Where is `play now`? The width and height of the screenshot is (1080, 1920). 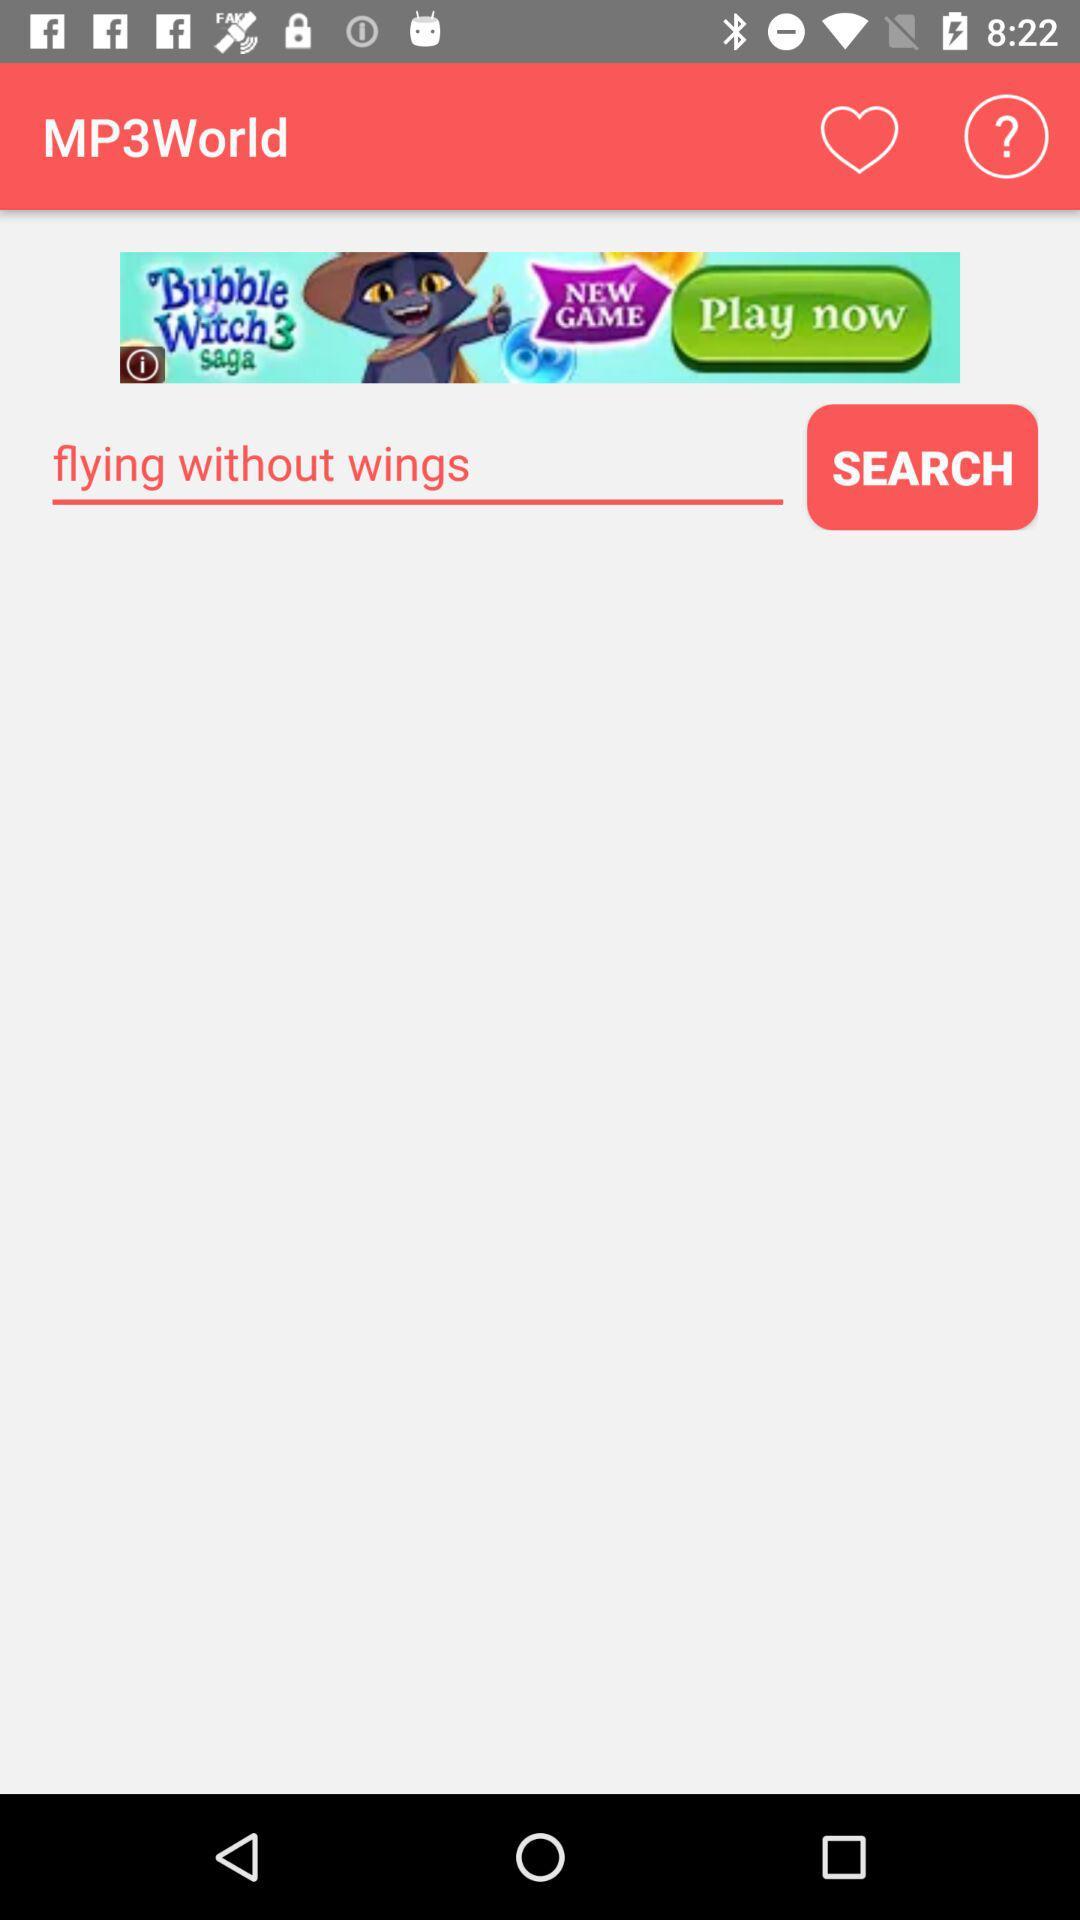
play now is located at coordinates (540, 316).